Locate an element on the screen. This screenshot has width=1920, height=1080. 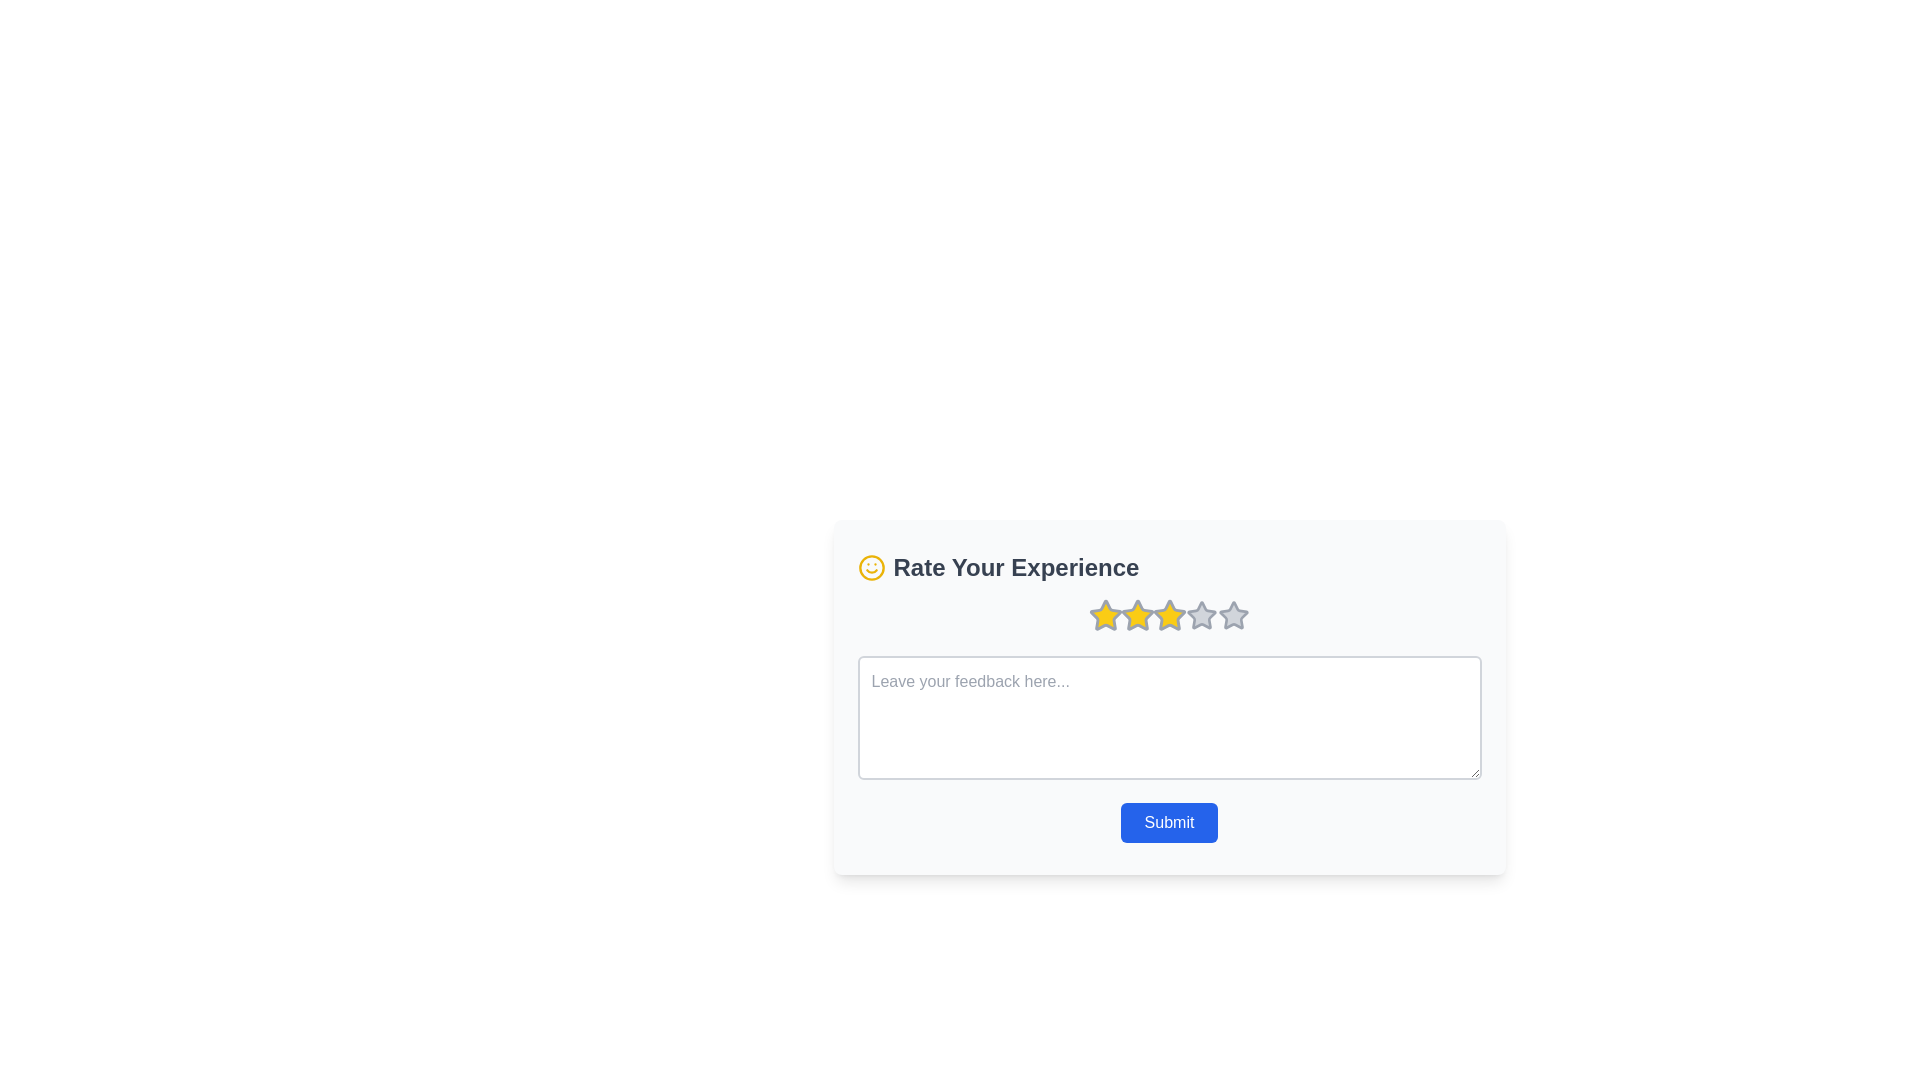
the fifth and last Clickable star icon in the horizontal rating bar is located at coordinates (1232, 615).